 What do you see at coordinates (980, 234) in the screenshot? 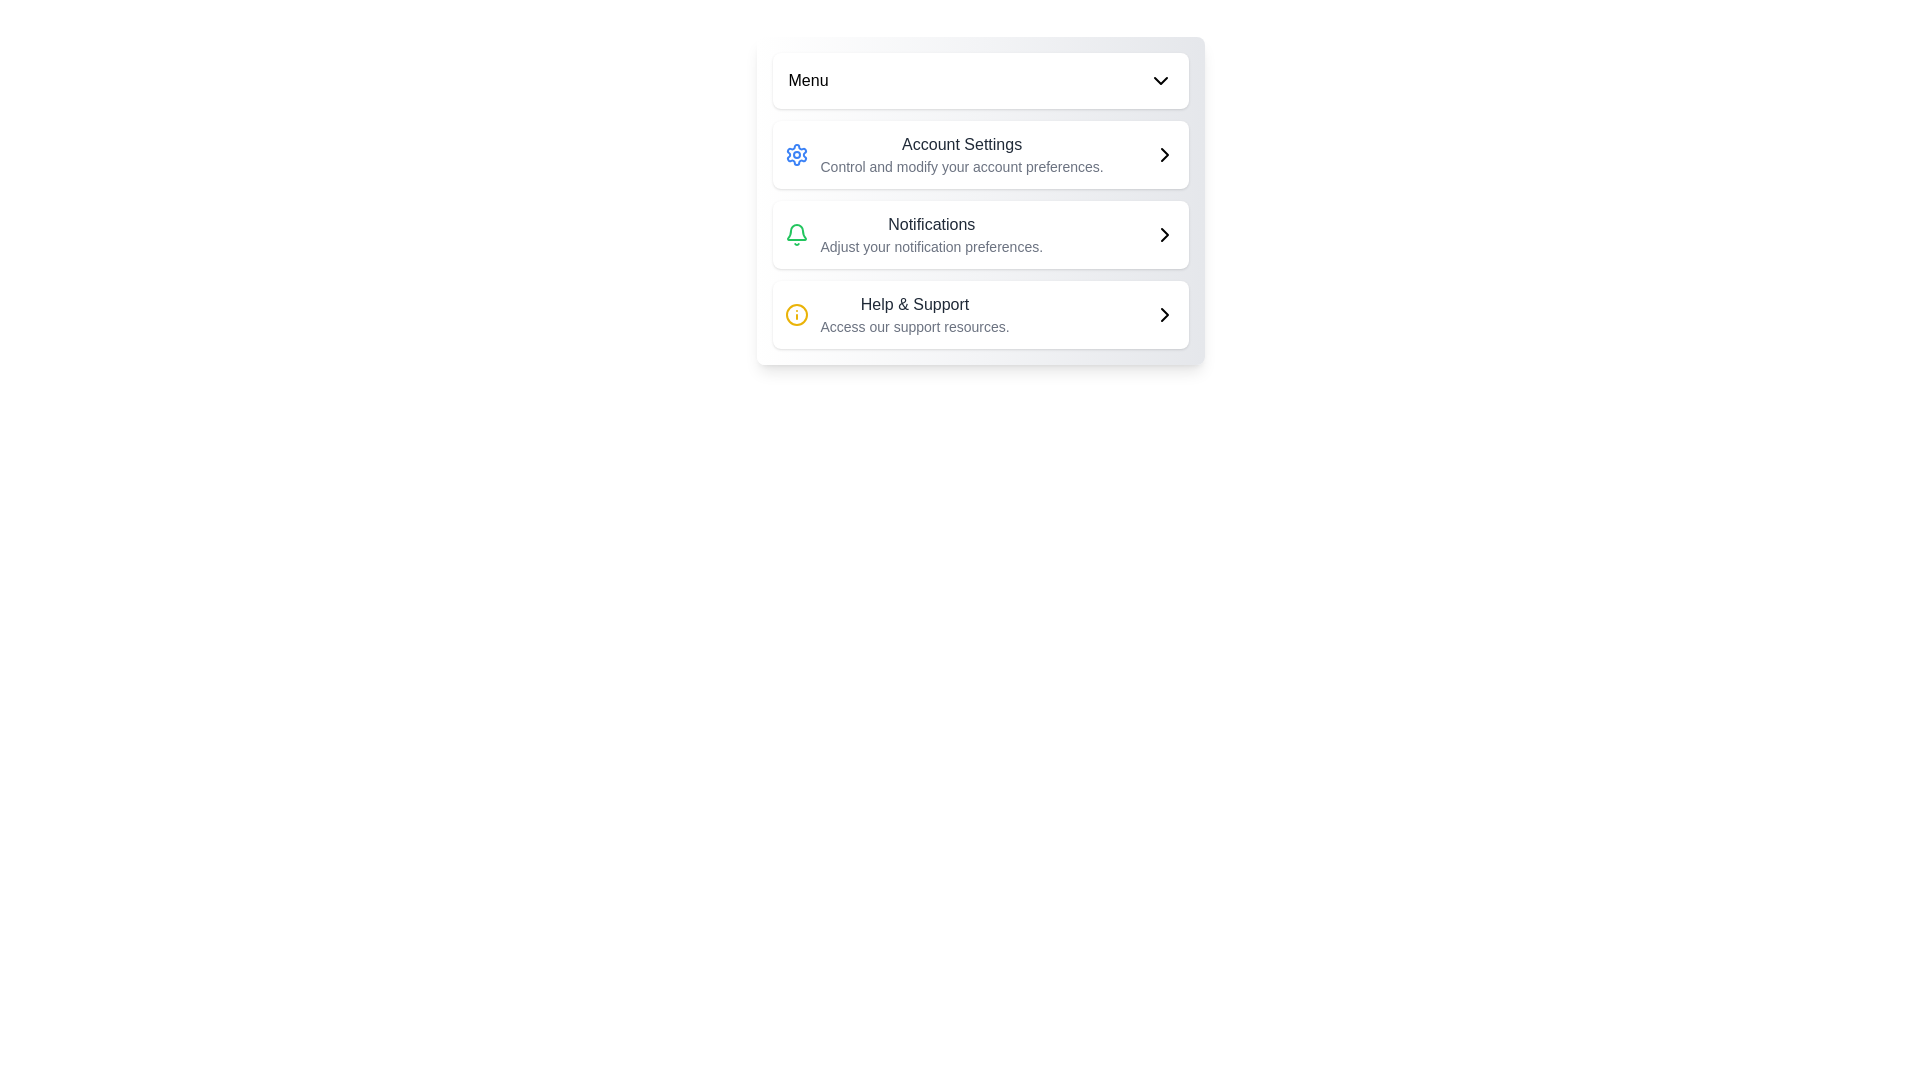
I see `the notification preferences button located between the 'Account Settings' and 'Help & Support' sections` at bounding box center [980, 234].